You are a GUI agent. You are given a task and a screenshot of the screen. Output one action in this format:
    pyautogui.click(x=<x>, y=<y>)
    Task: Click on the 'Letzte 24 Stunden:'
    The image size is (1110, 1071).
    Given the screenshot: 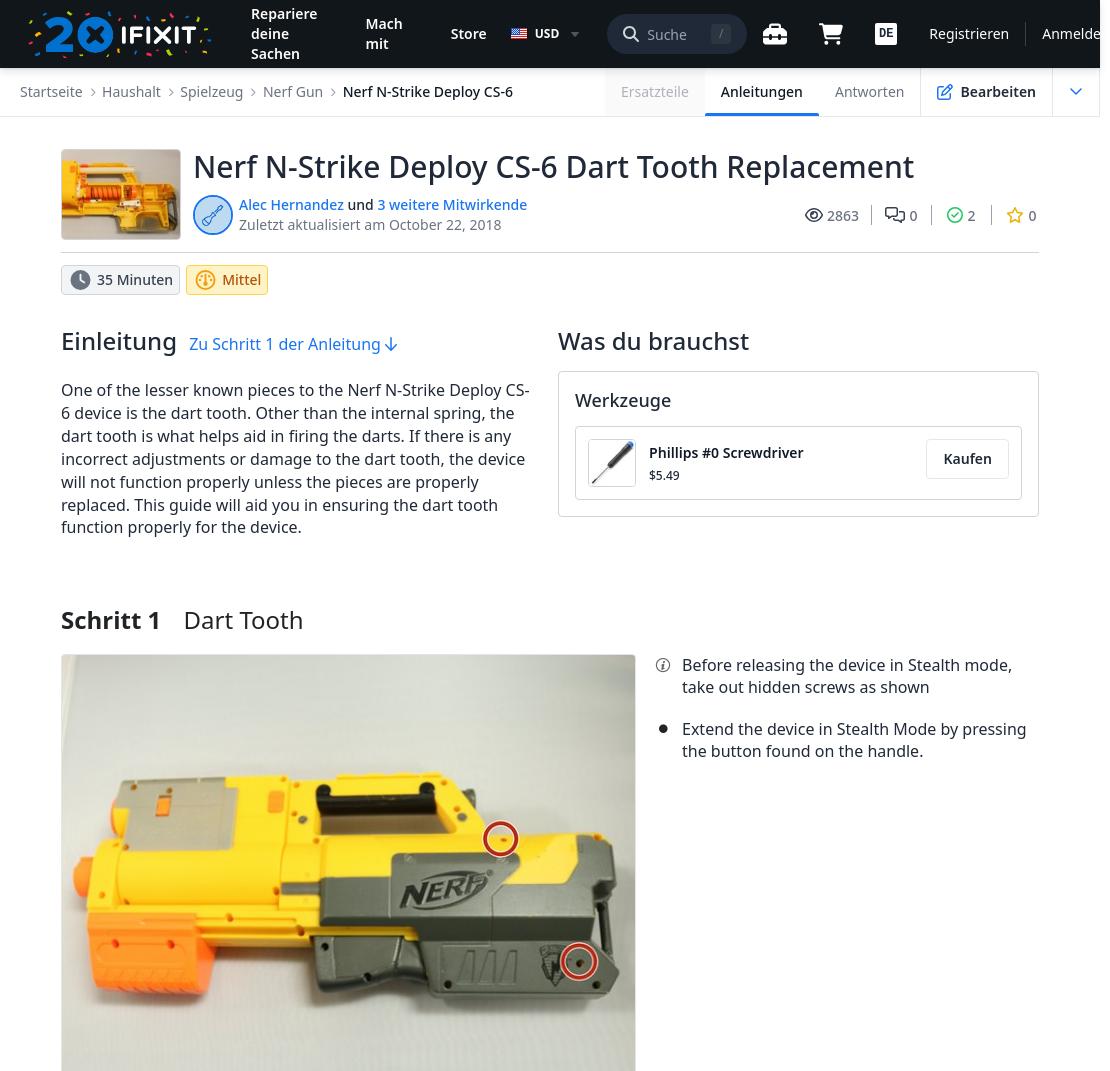 What is the action you would take?
    pyautogui.click(x=140, y=176)
    